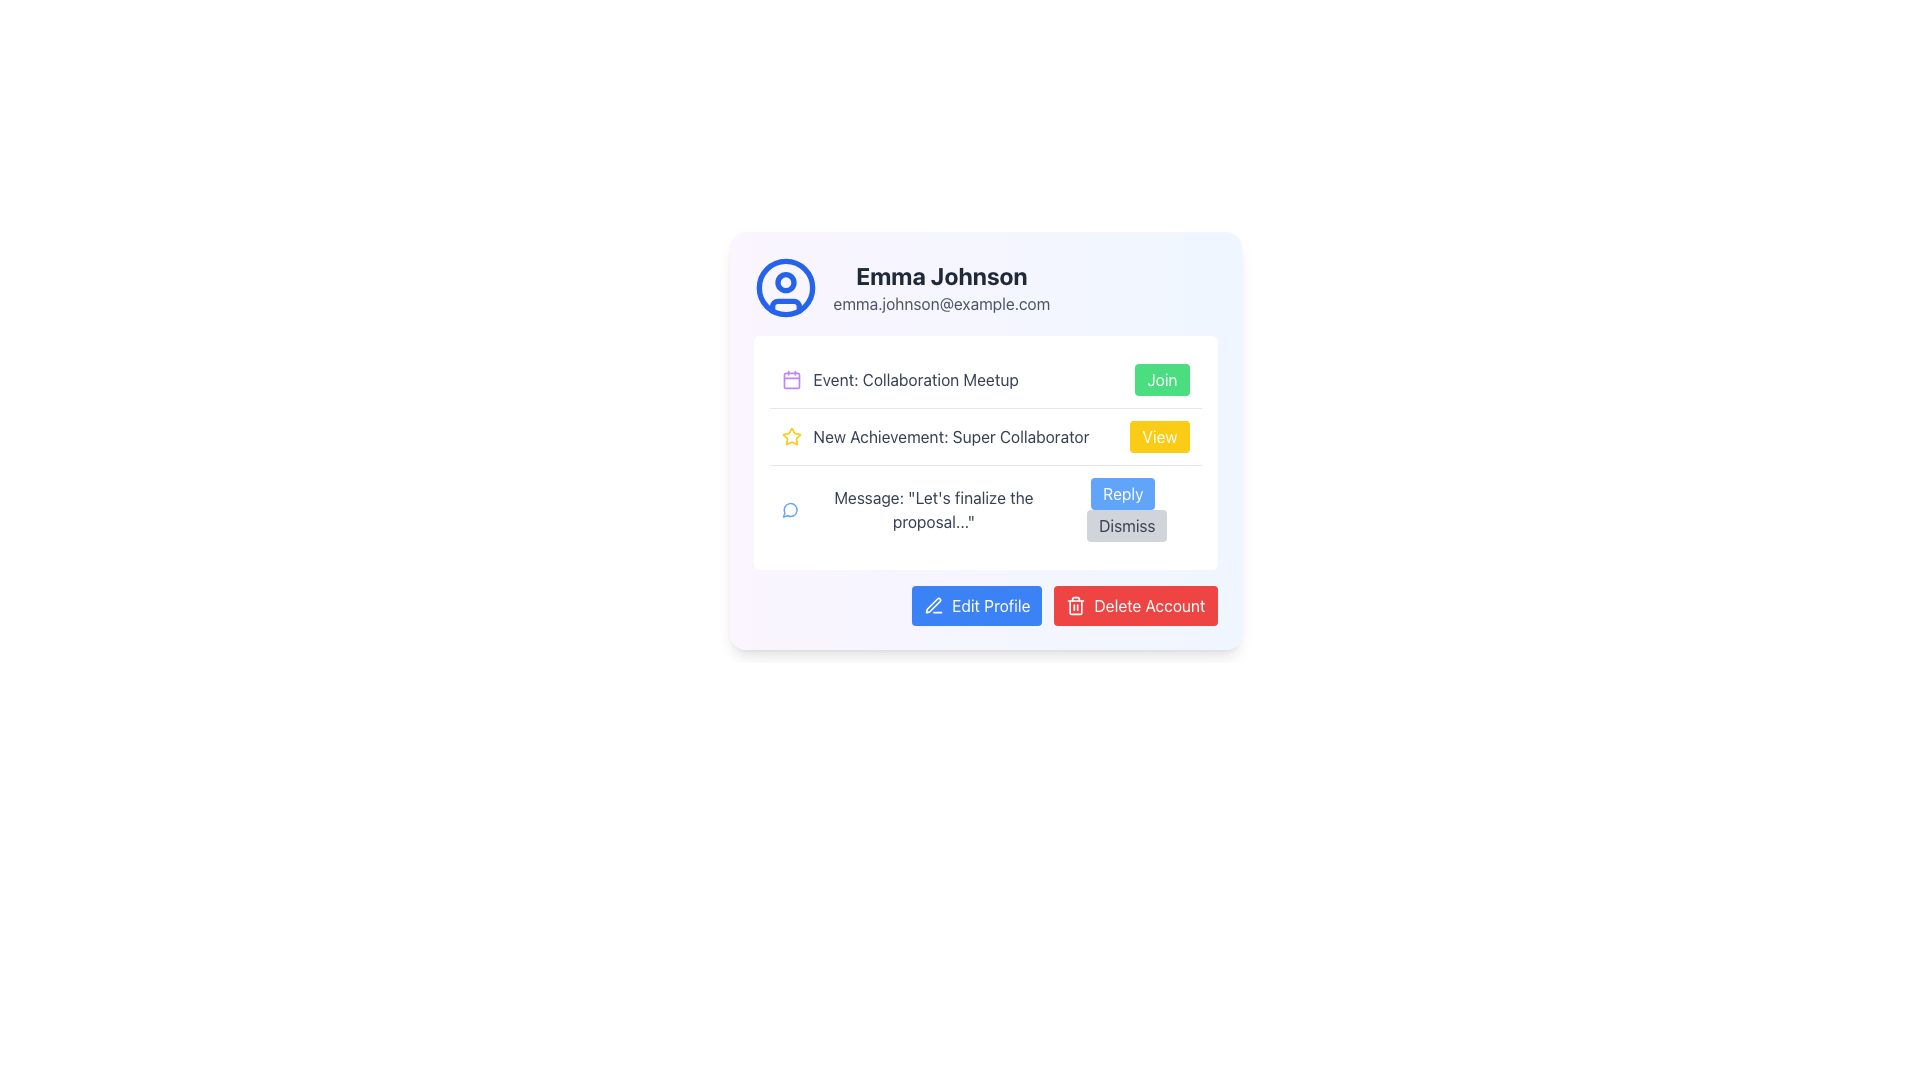 This screenshot has width=1920, height=1080. I want to click on the first Informational Row in the grid layout, so click(985, 380).